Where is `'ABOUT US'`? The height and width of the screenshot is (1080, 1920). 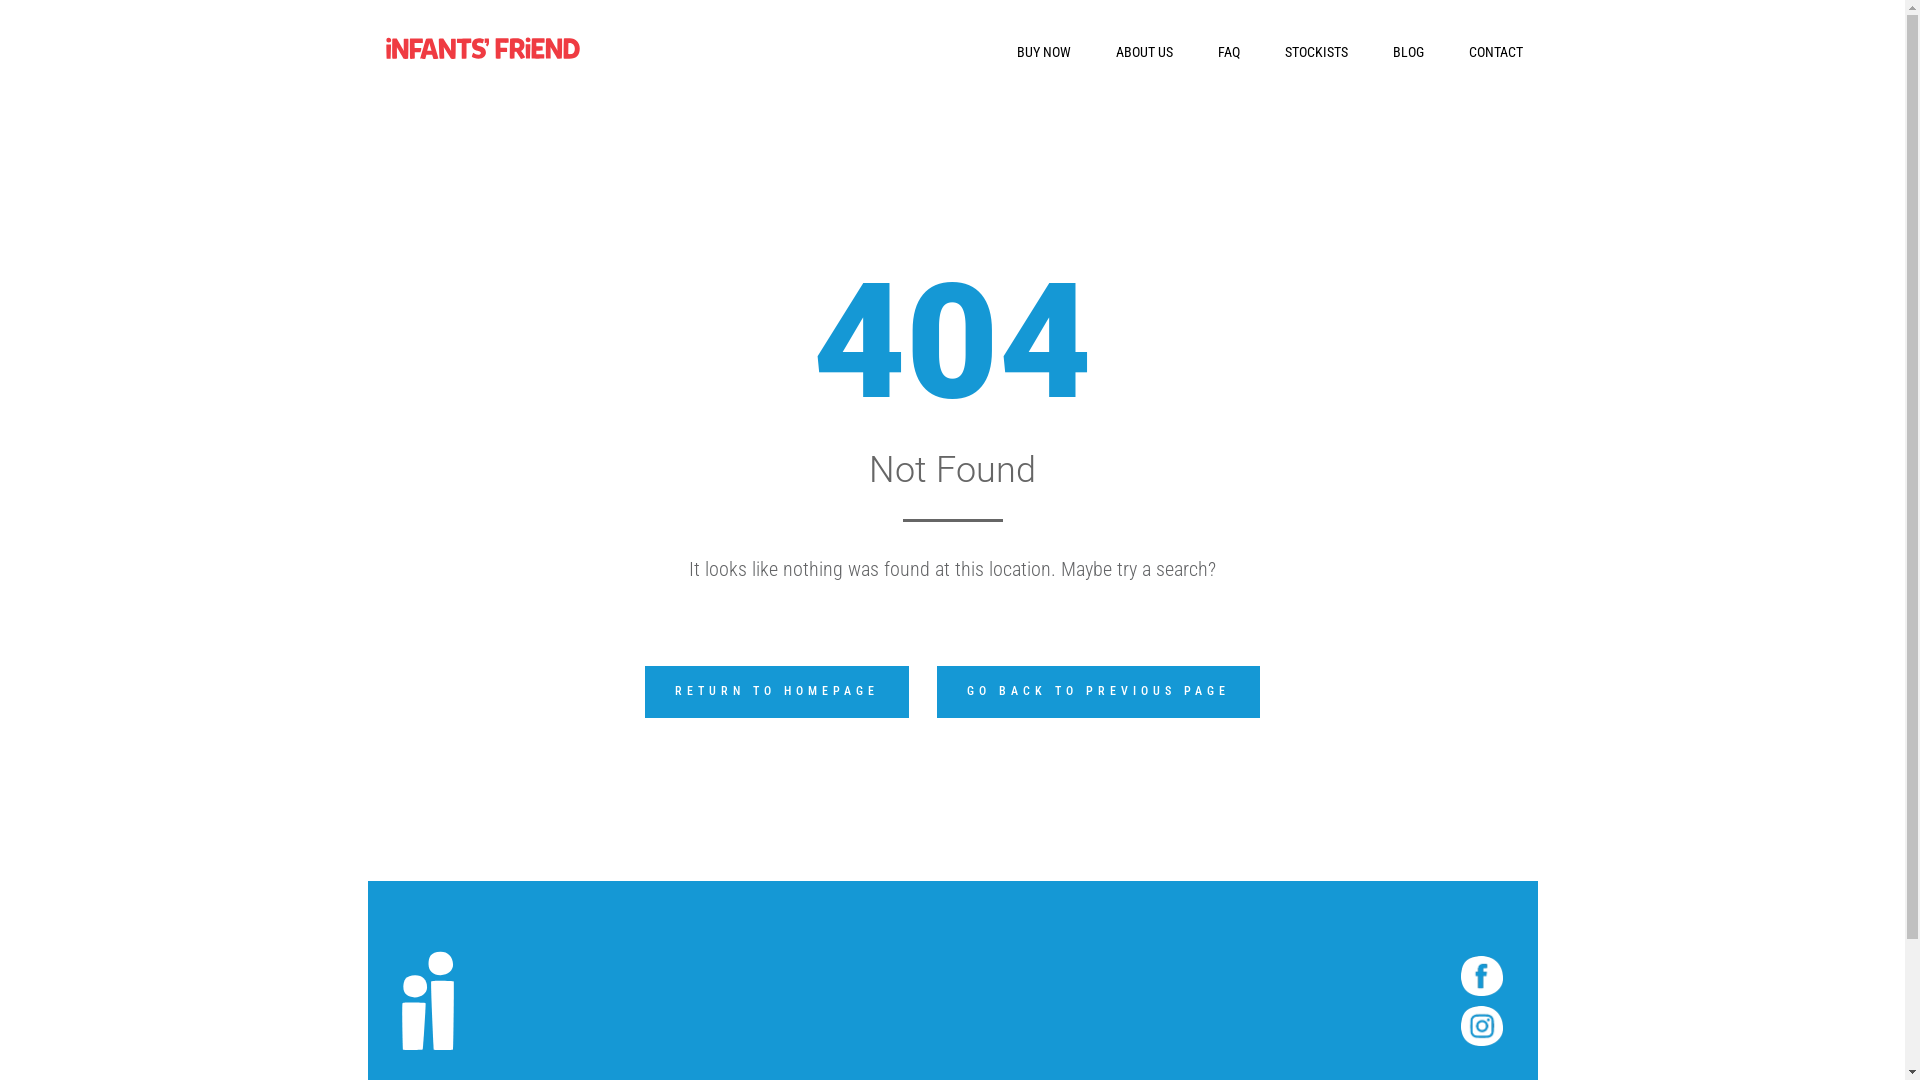
'ABOUT US' is located at coordinates (1144, 50).